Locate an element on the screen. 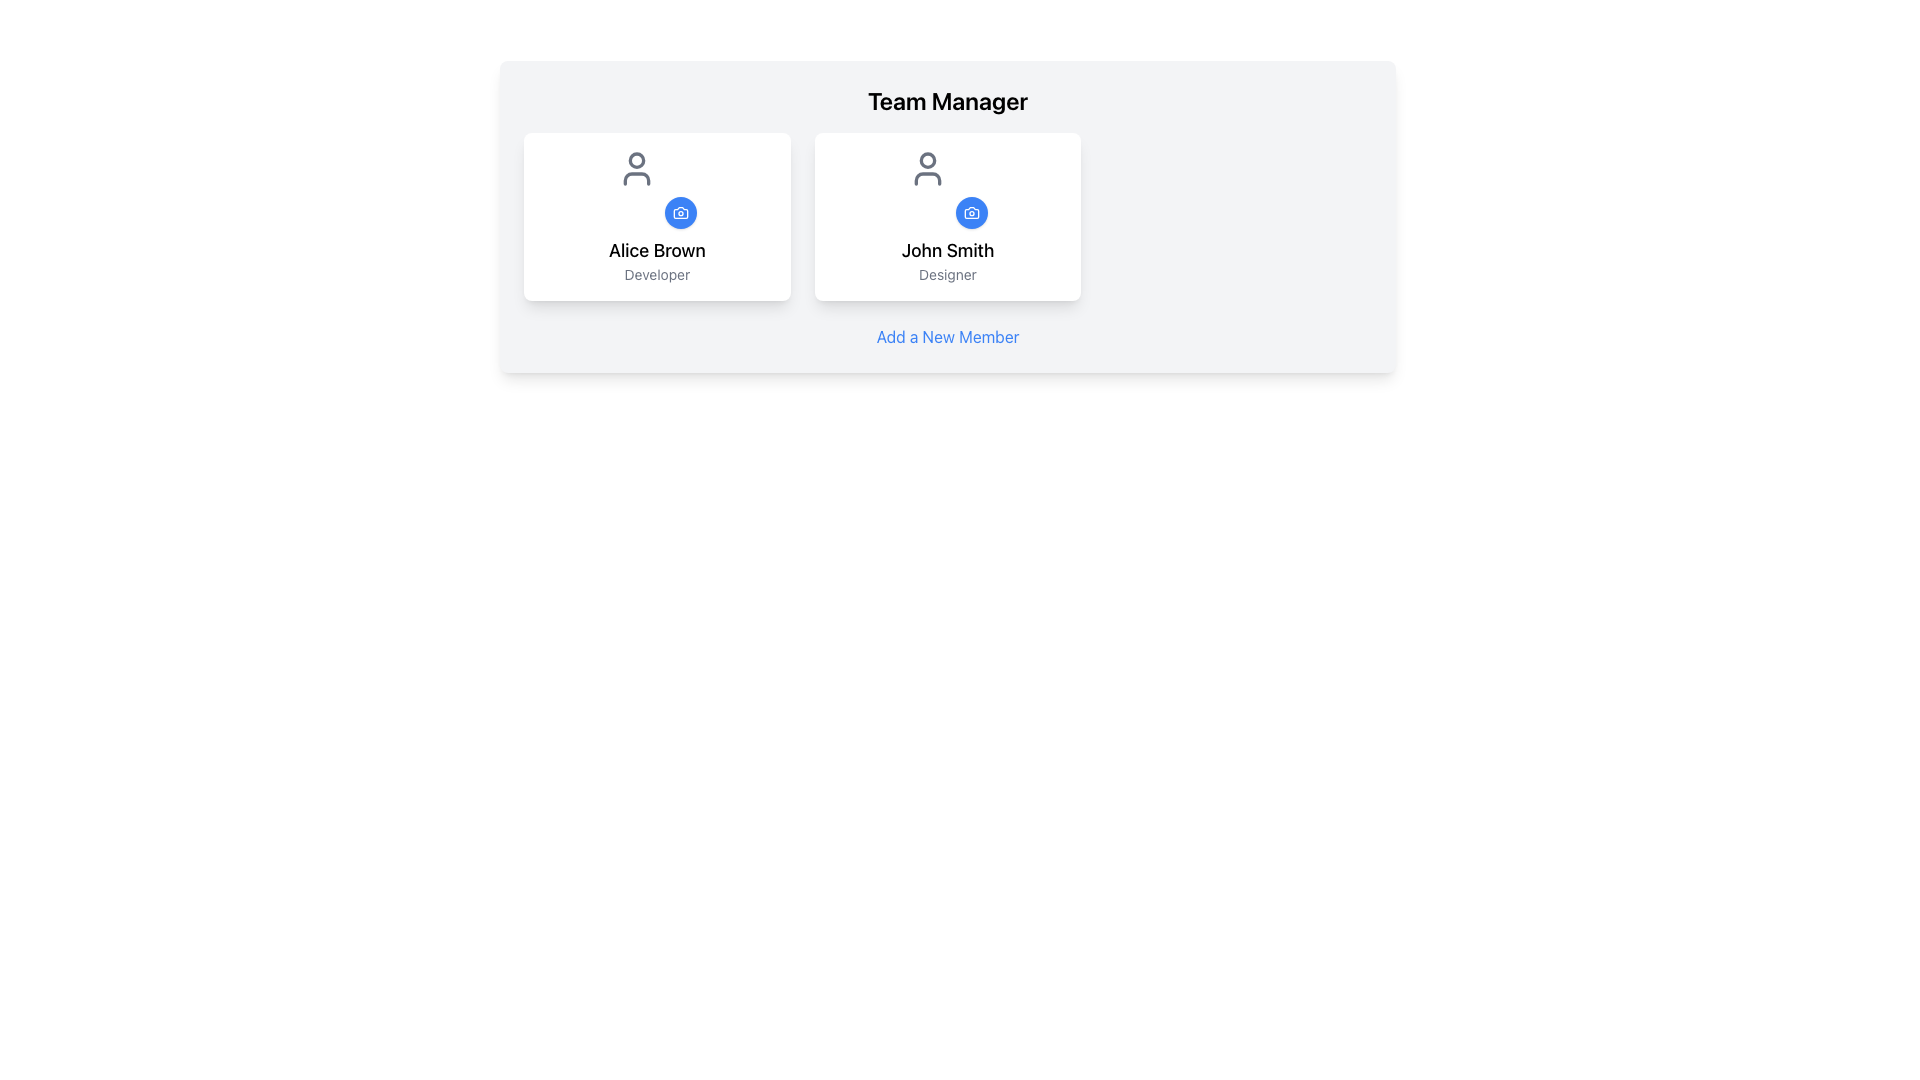 Image resolution: width=1920 pixels, height=1080 pixels. the text element displaying 'Alice Brown', which is styled prominently in bold font on a white rounded rectangular card is located at coordinates (657, 249).